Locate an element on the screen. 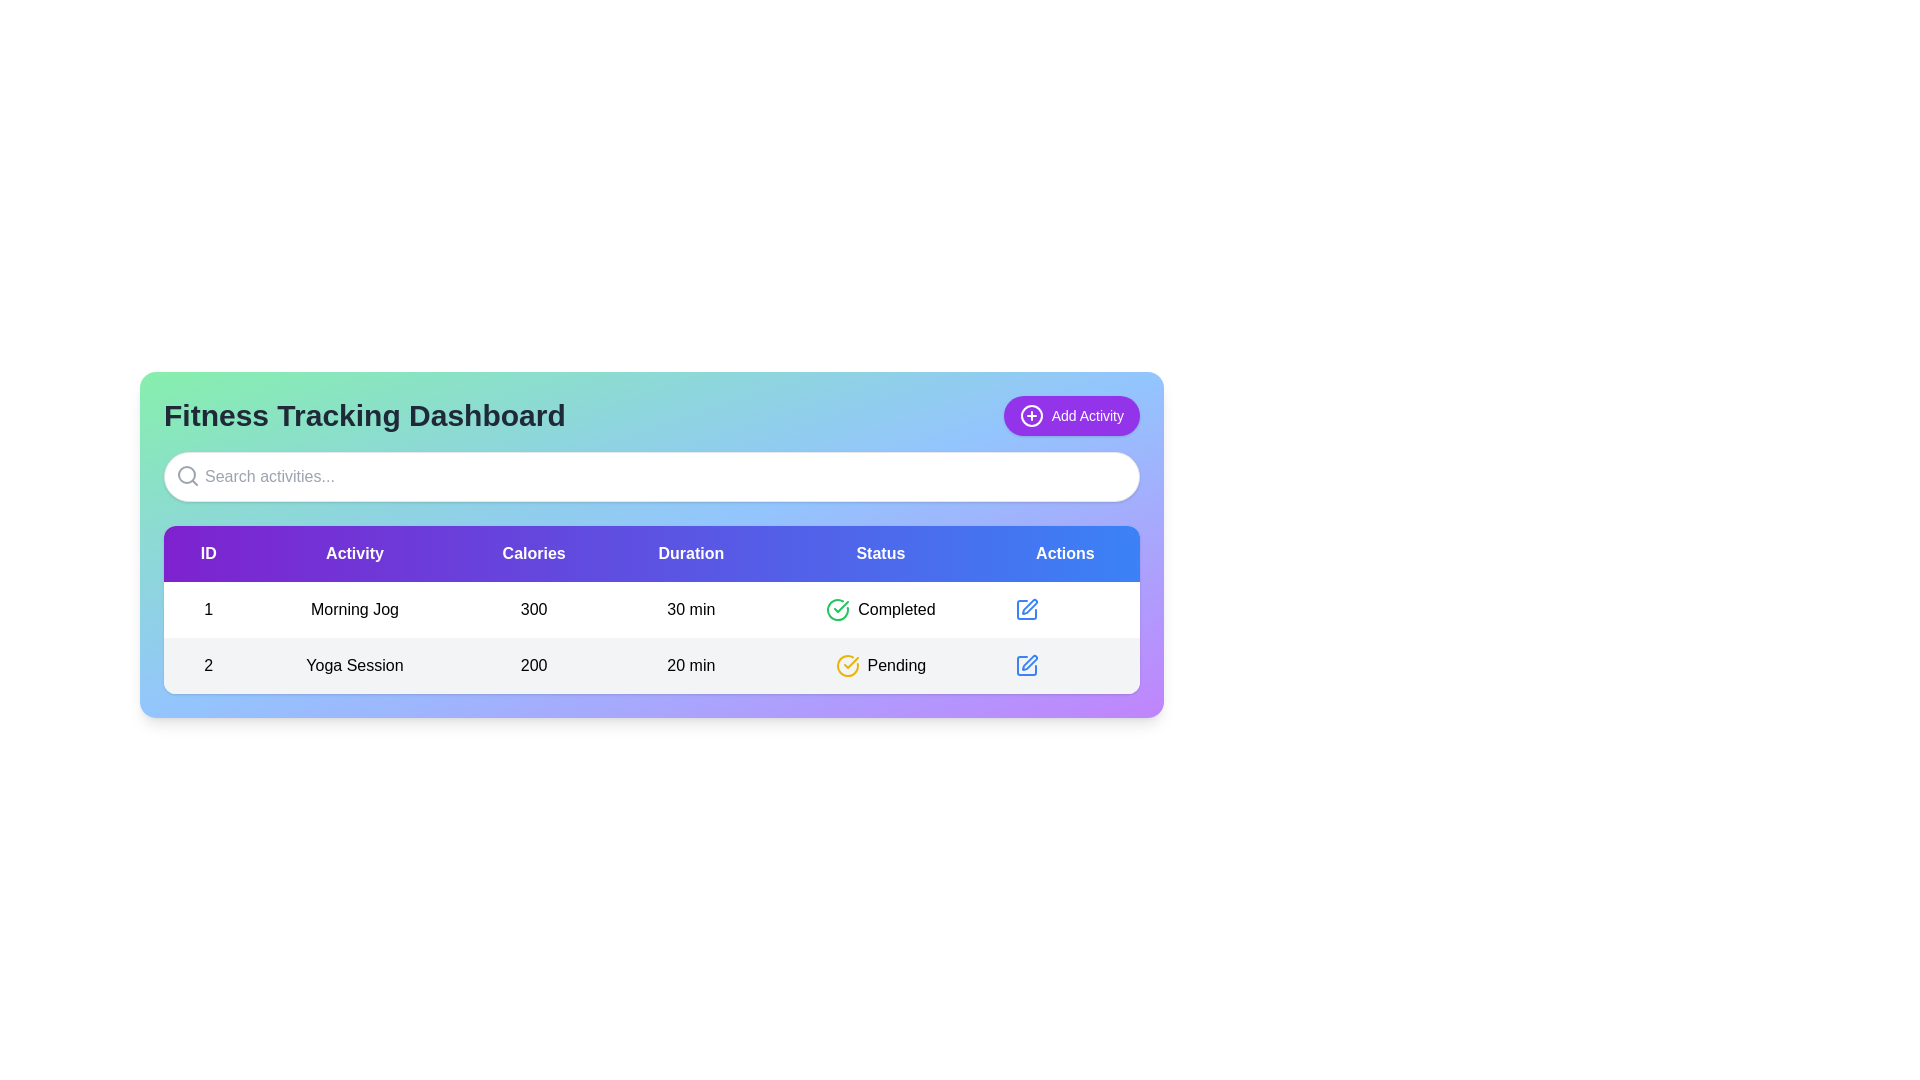 This screenshot has width=1920, height=1080. the 'Add Activity' icon located inside the purple button at the top right of the interface to create a new activity is located at coordinates (1031, 415).